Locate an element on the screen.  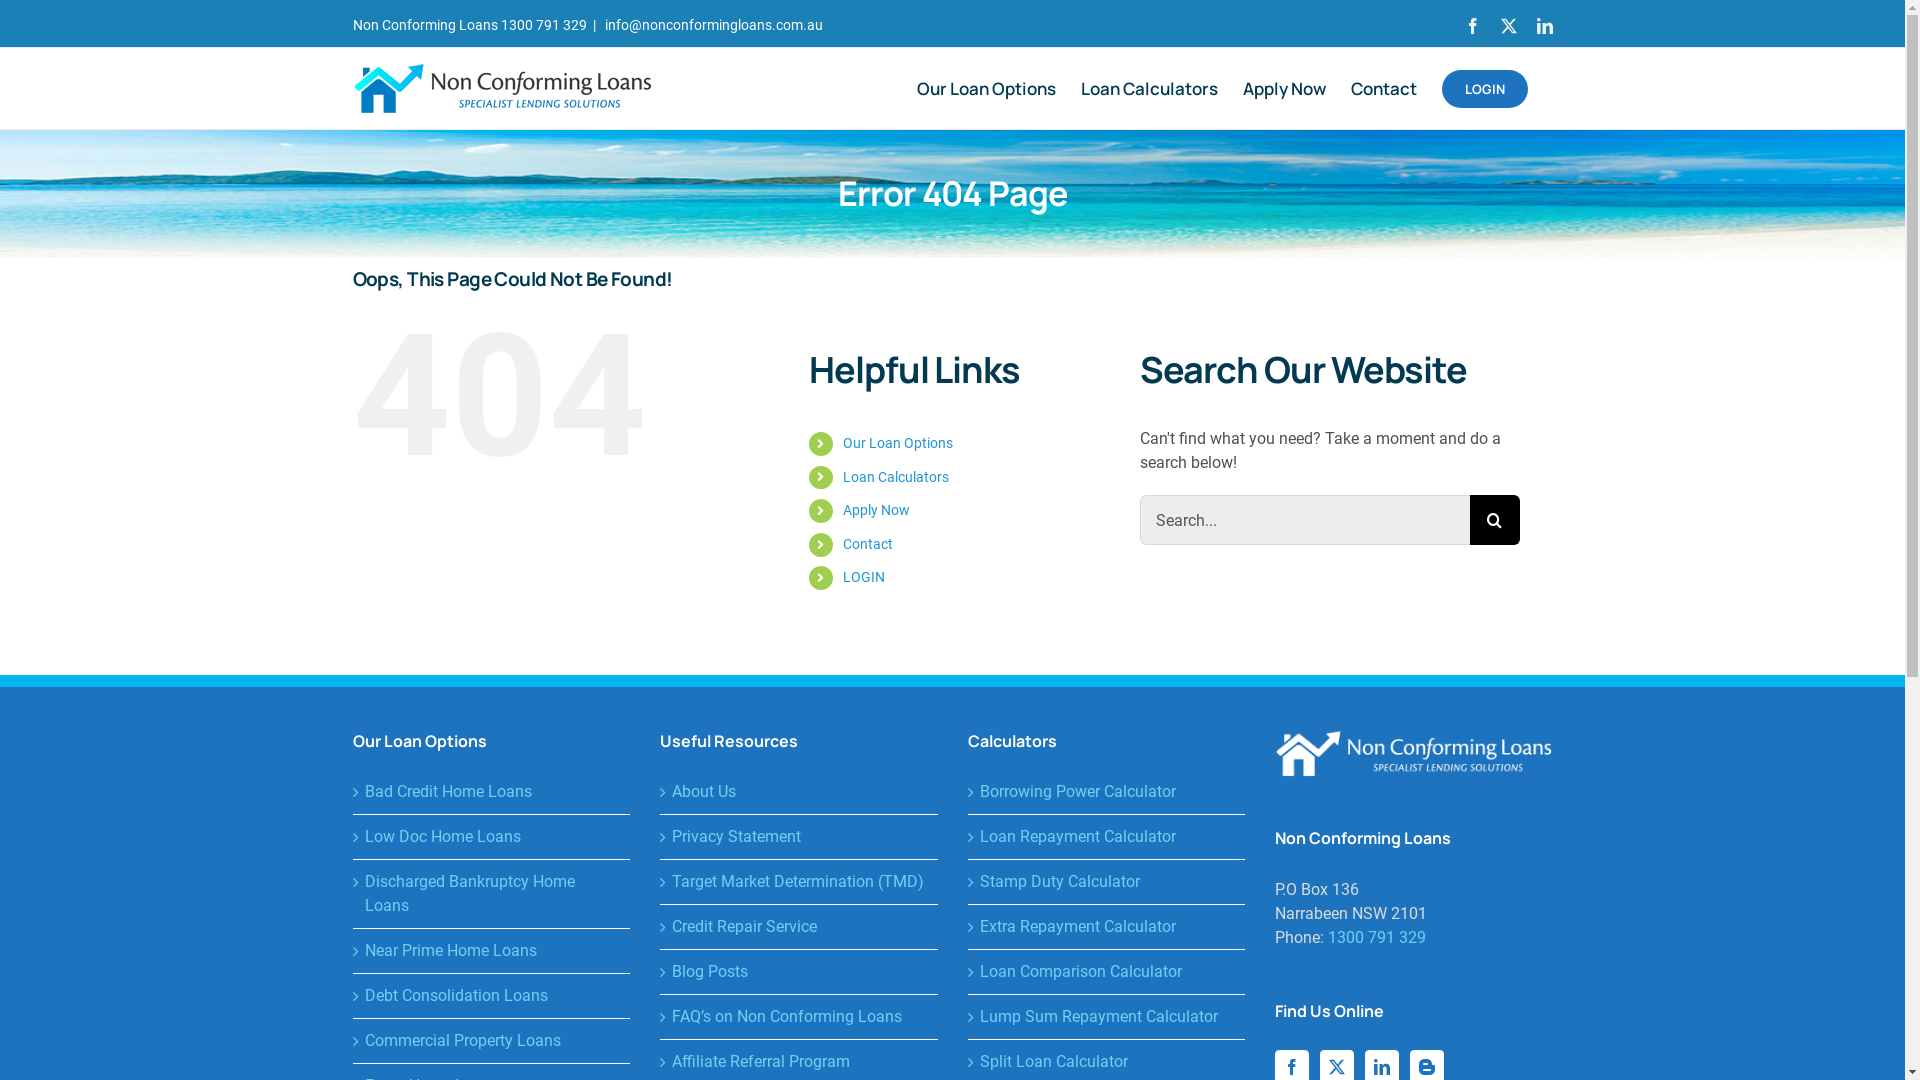
'Loan Repayment Calculator' is located at coordinates (1107, 837).